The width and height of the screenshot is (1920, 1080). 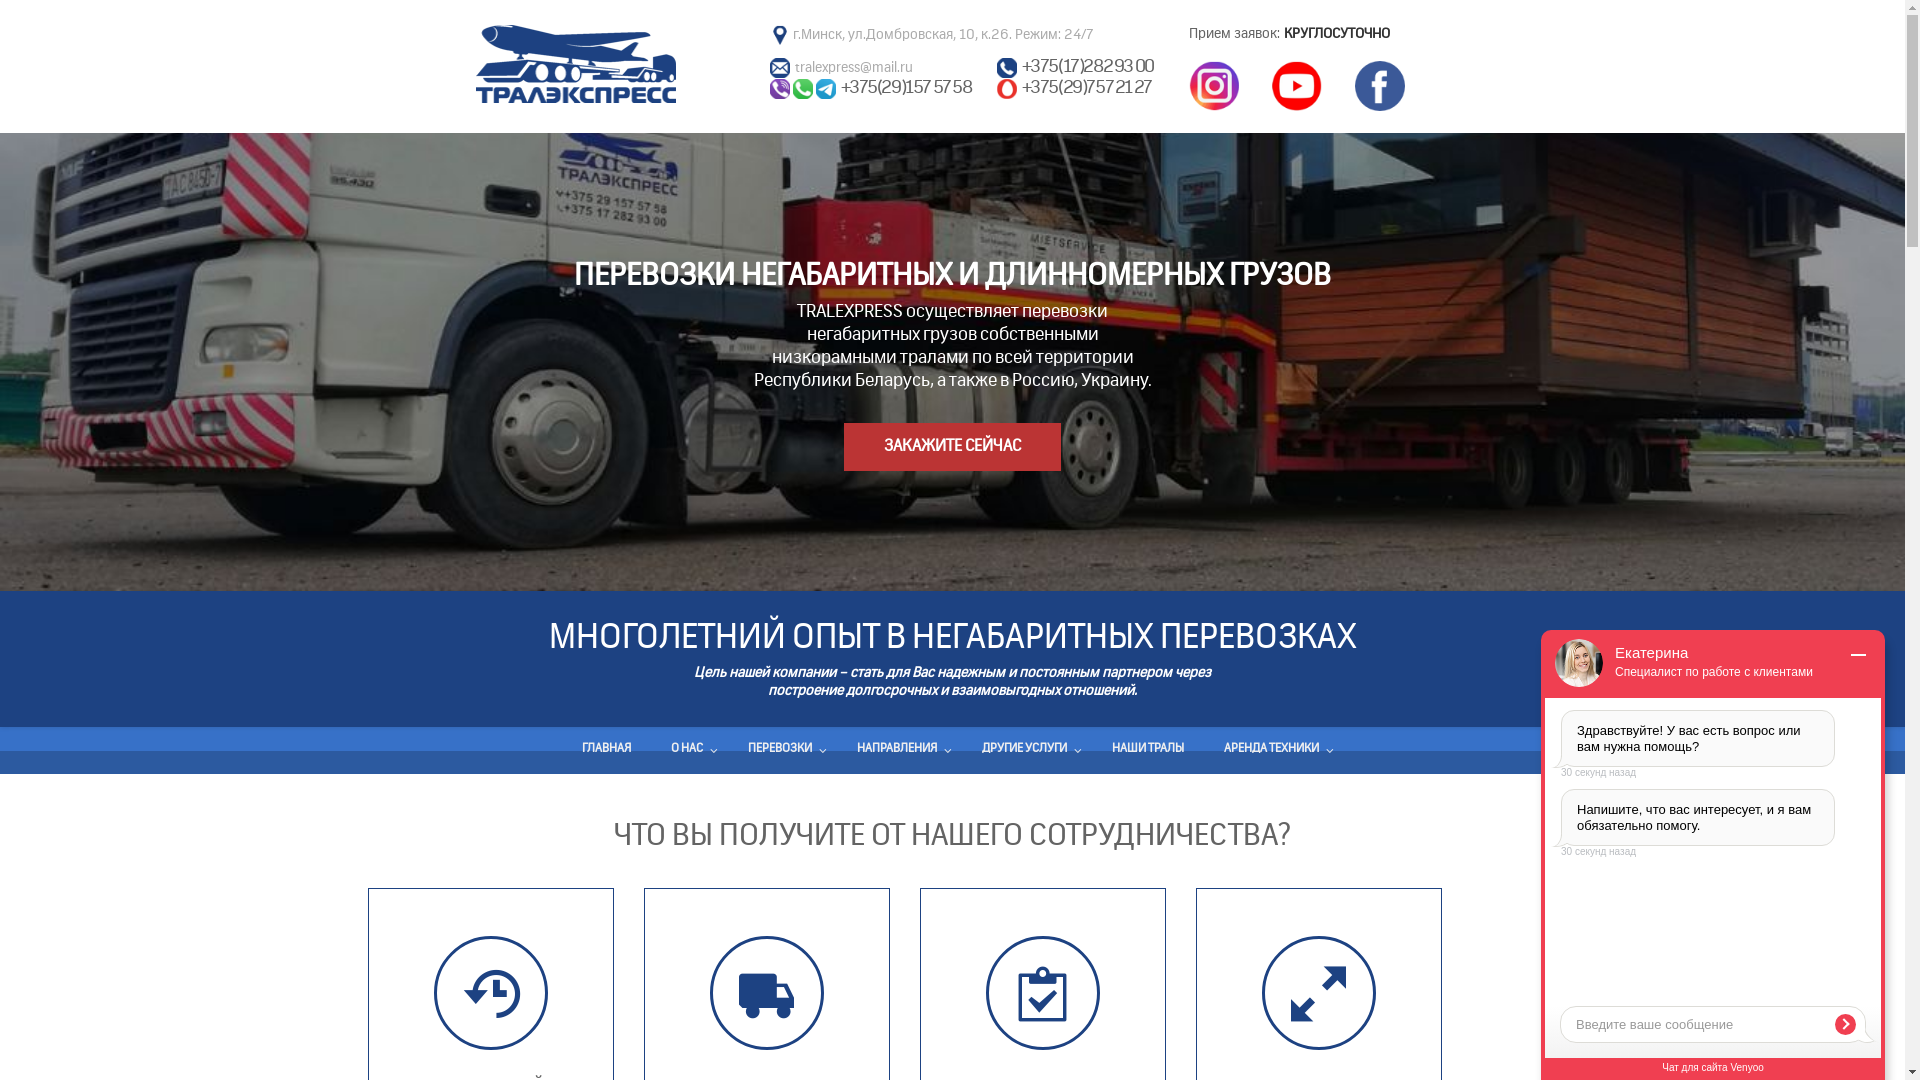 I want to click on '+375(29)757 21 27', so click(x=1085, y=86).